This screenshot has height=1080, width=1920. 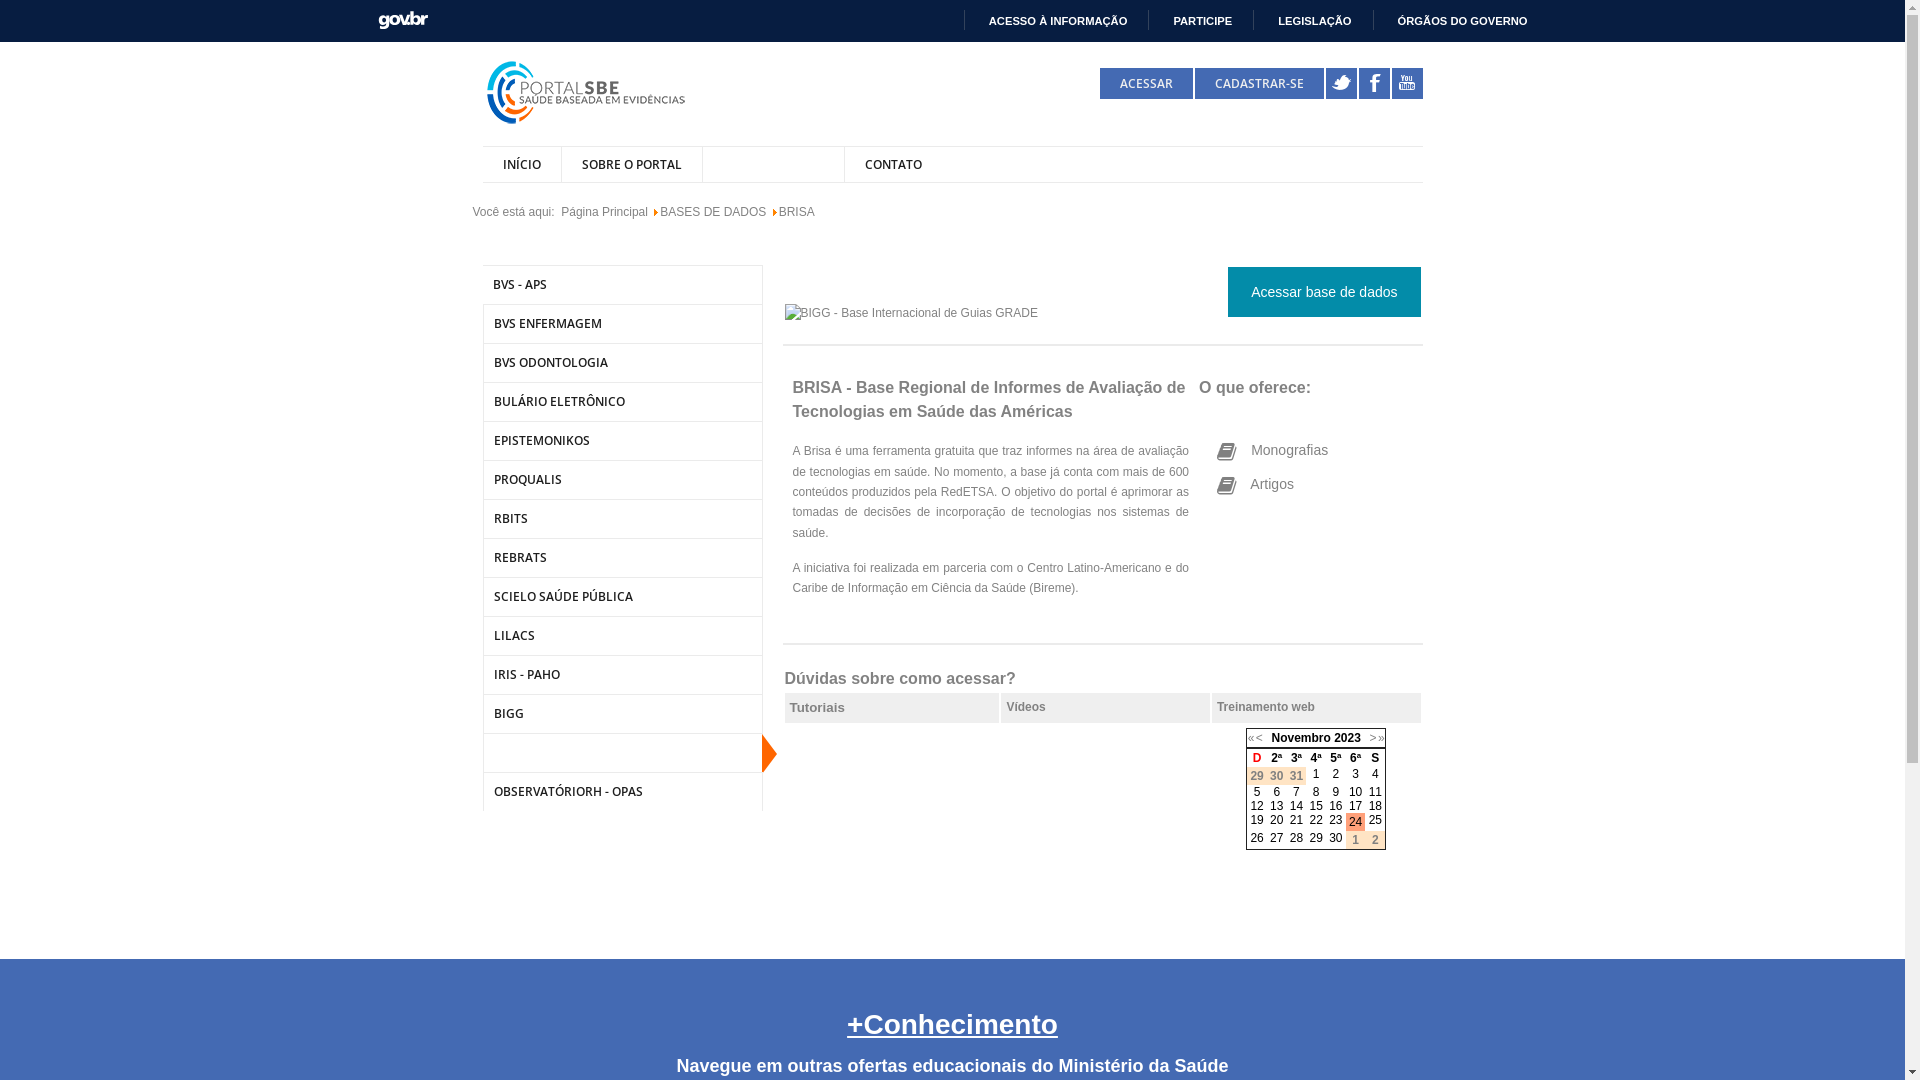 What do you see at coordinates (1296, 837) in the screenshot?
I see `'28'` at bounding box center [1296, 837].